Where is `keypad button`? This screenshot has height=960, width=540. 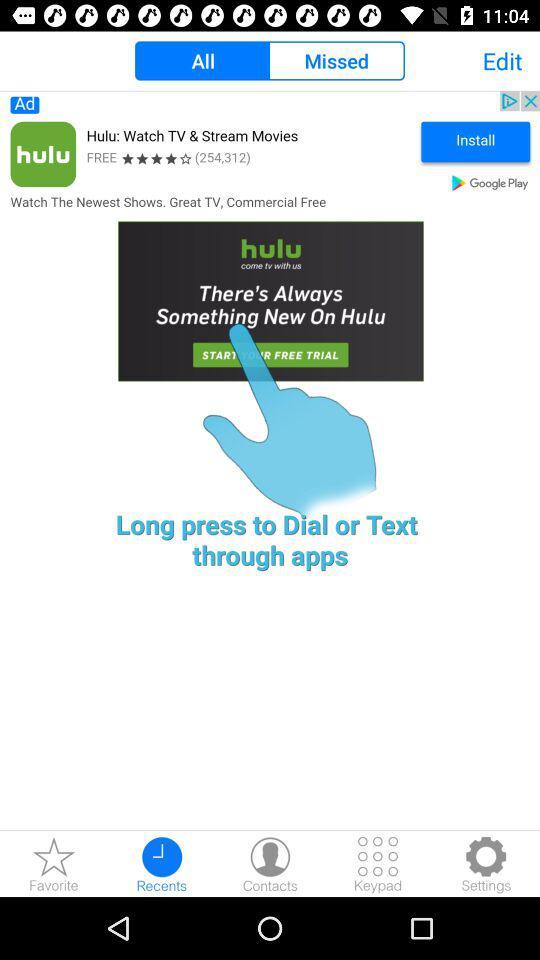 keypad button is located at coordinates (378, 863).